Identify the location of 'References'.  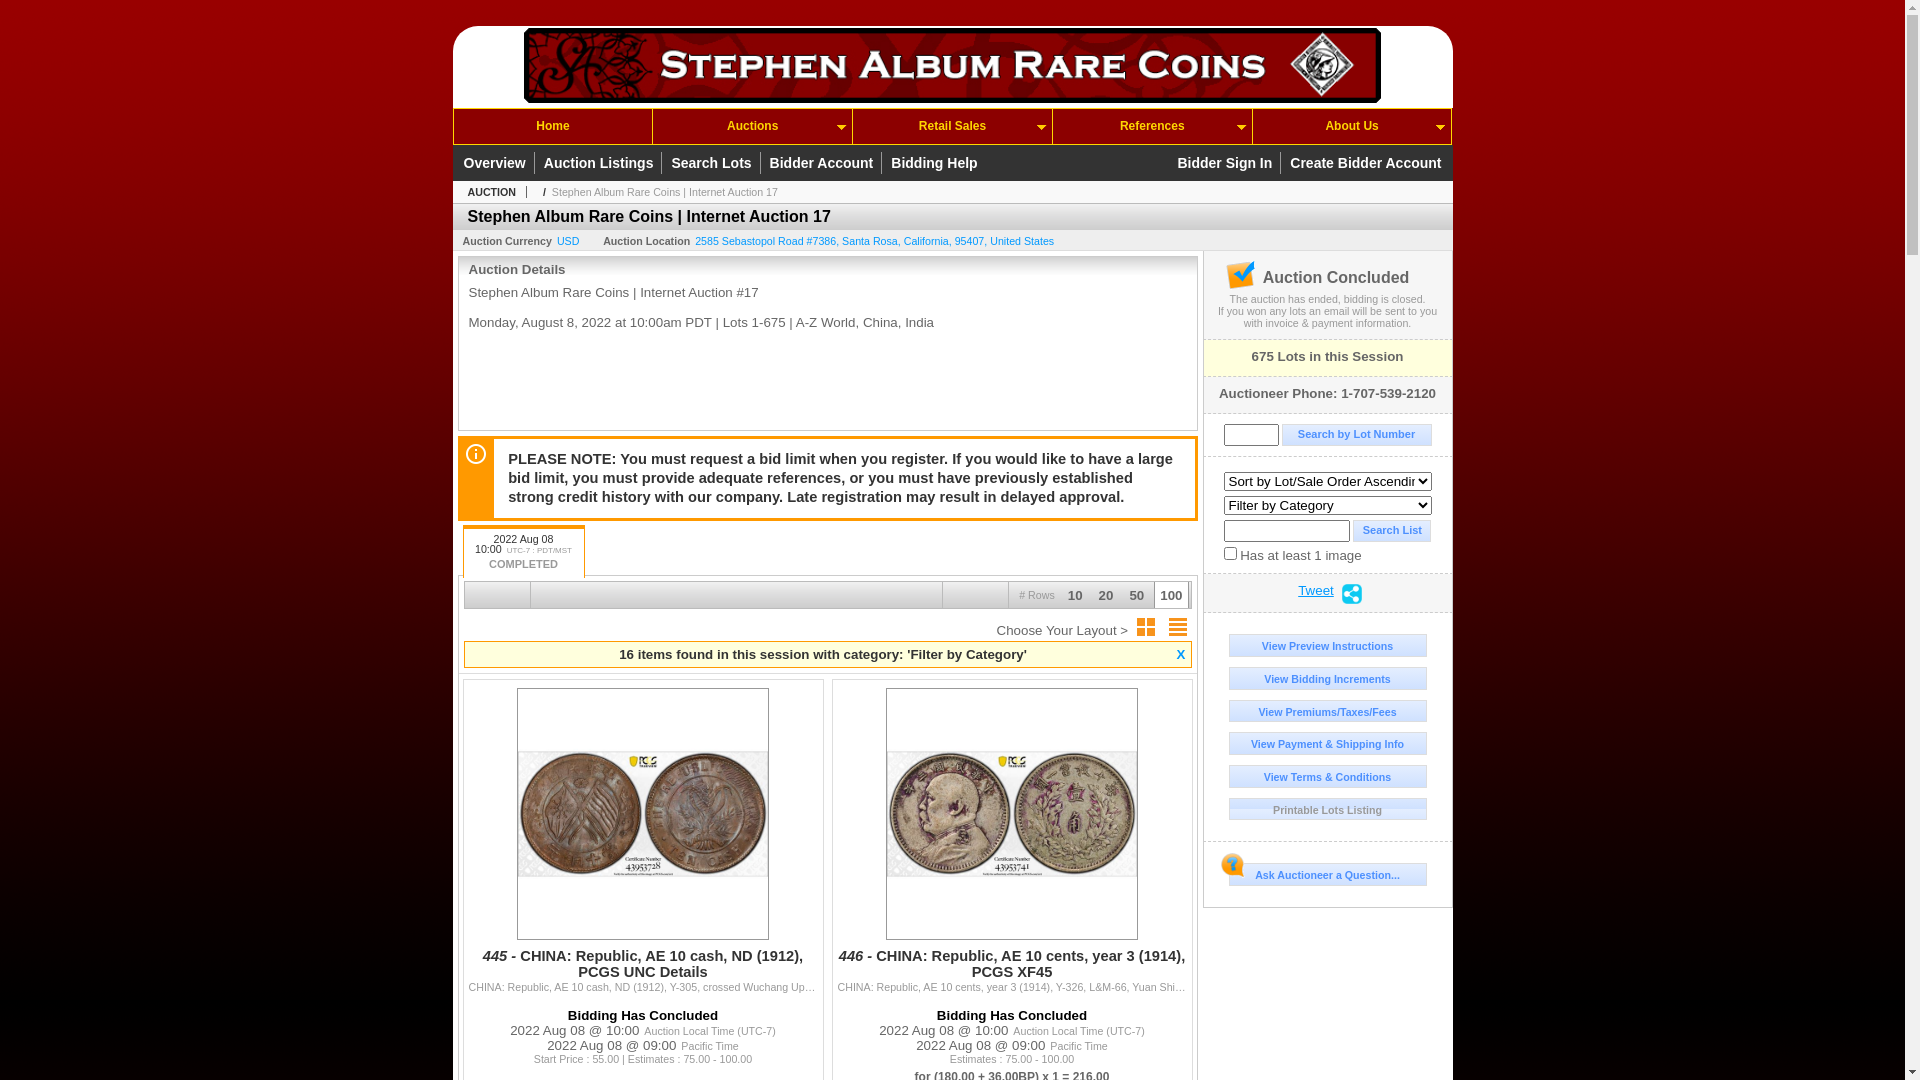
(1152, 126).